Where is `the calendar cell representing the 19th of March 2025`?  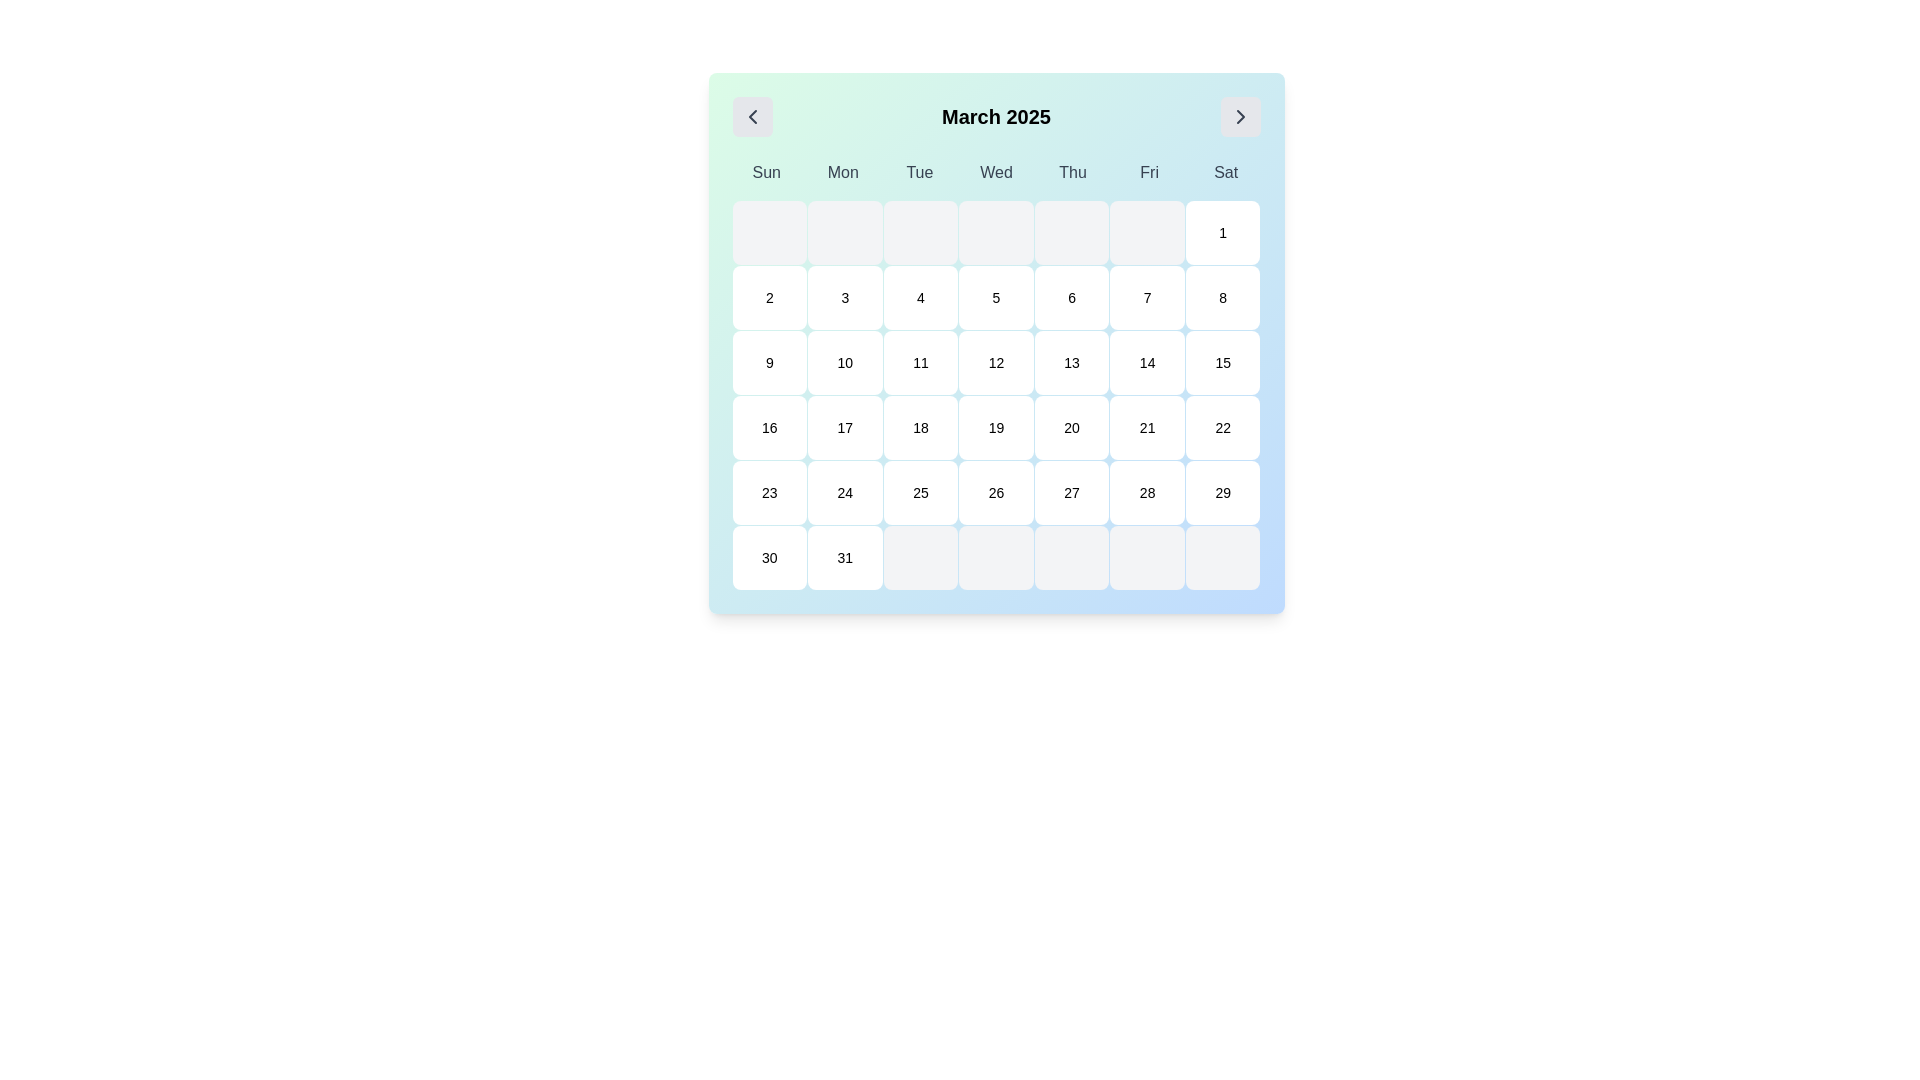
the calendar cell representing the 19th of March 2025 is located at coordinates (996, 427).